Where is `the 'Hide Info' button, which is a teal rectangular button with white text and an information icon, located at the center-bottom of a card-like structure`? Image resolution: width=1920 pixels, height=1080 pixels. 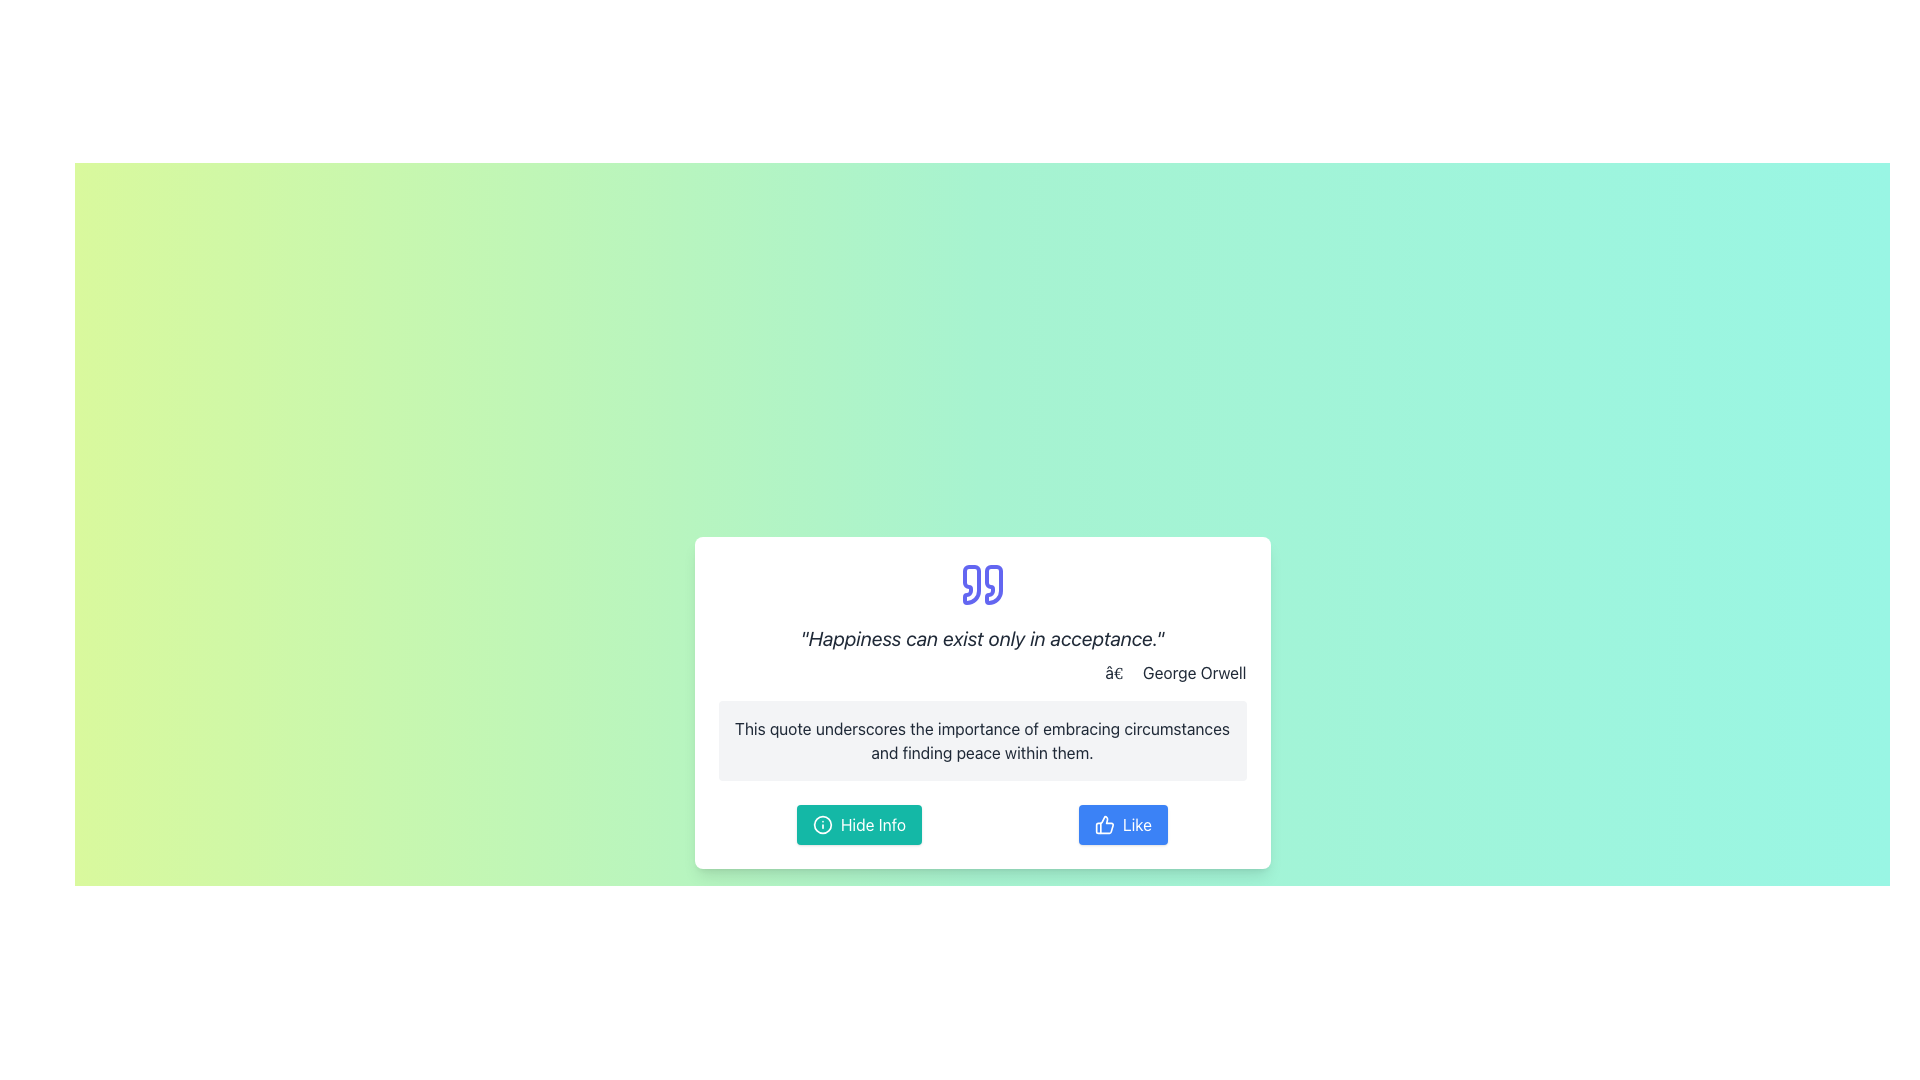 the 'Hide Info' button, which is a teal rectangular button with white text and an information icon, located at the center-bottom of a card-like structure is located at coordinates (859, 825).